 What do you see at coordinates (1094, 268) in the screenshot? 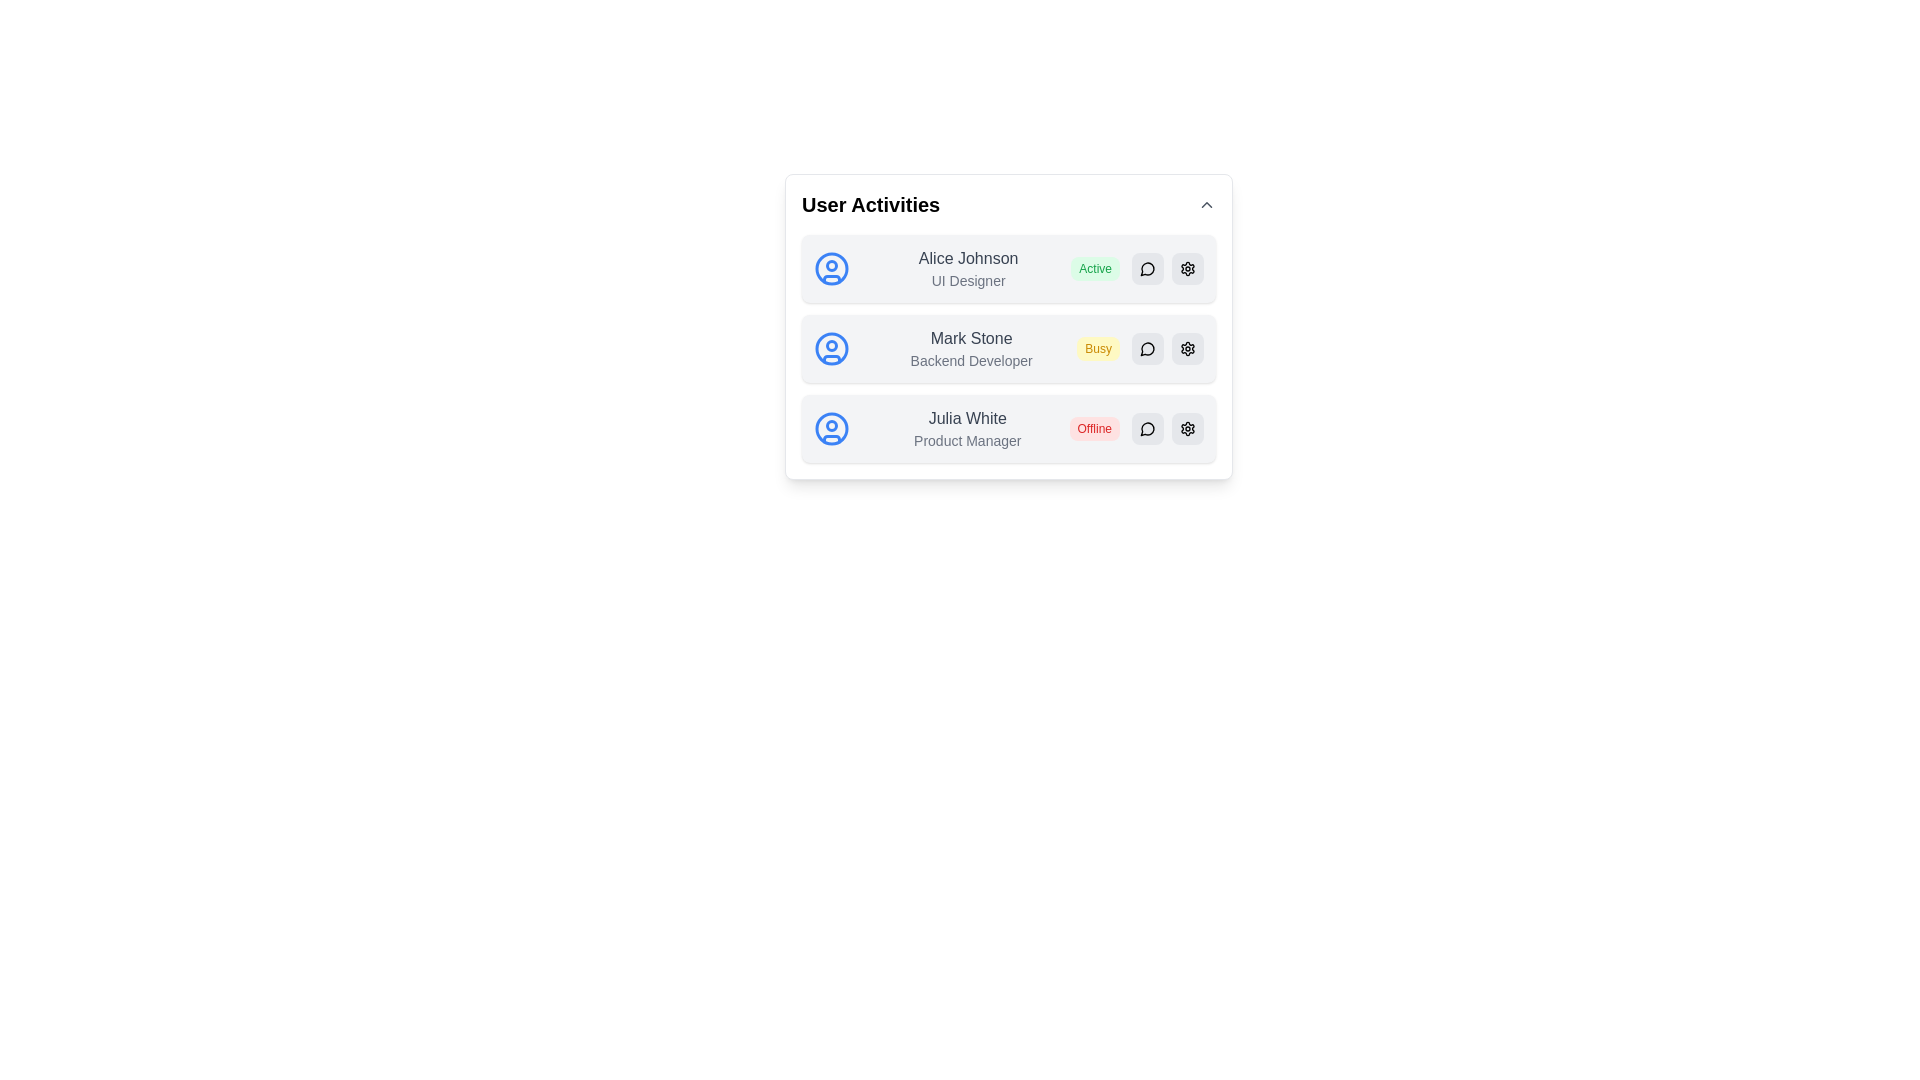
I see `the status label indicating 'Active' for the user 'Alice Johnson' in the user activities list` at bounding box center [1094, 268].